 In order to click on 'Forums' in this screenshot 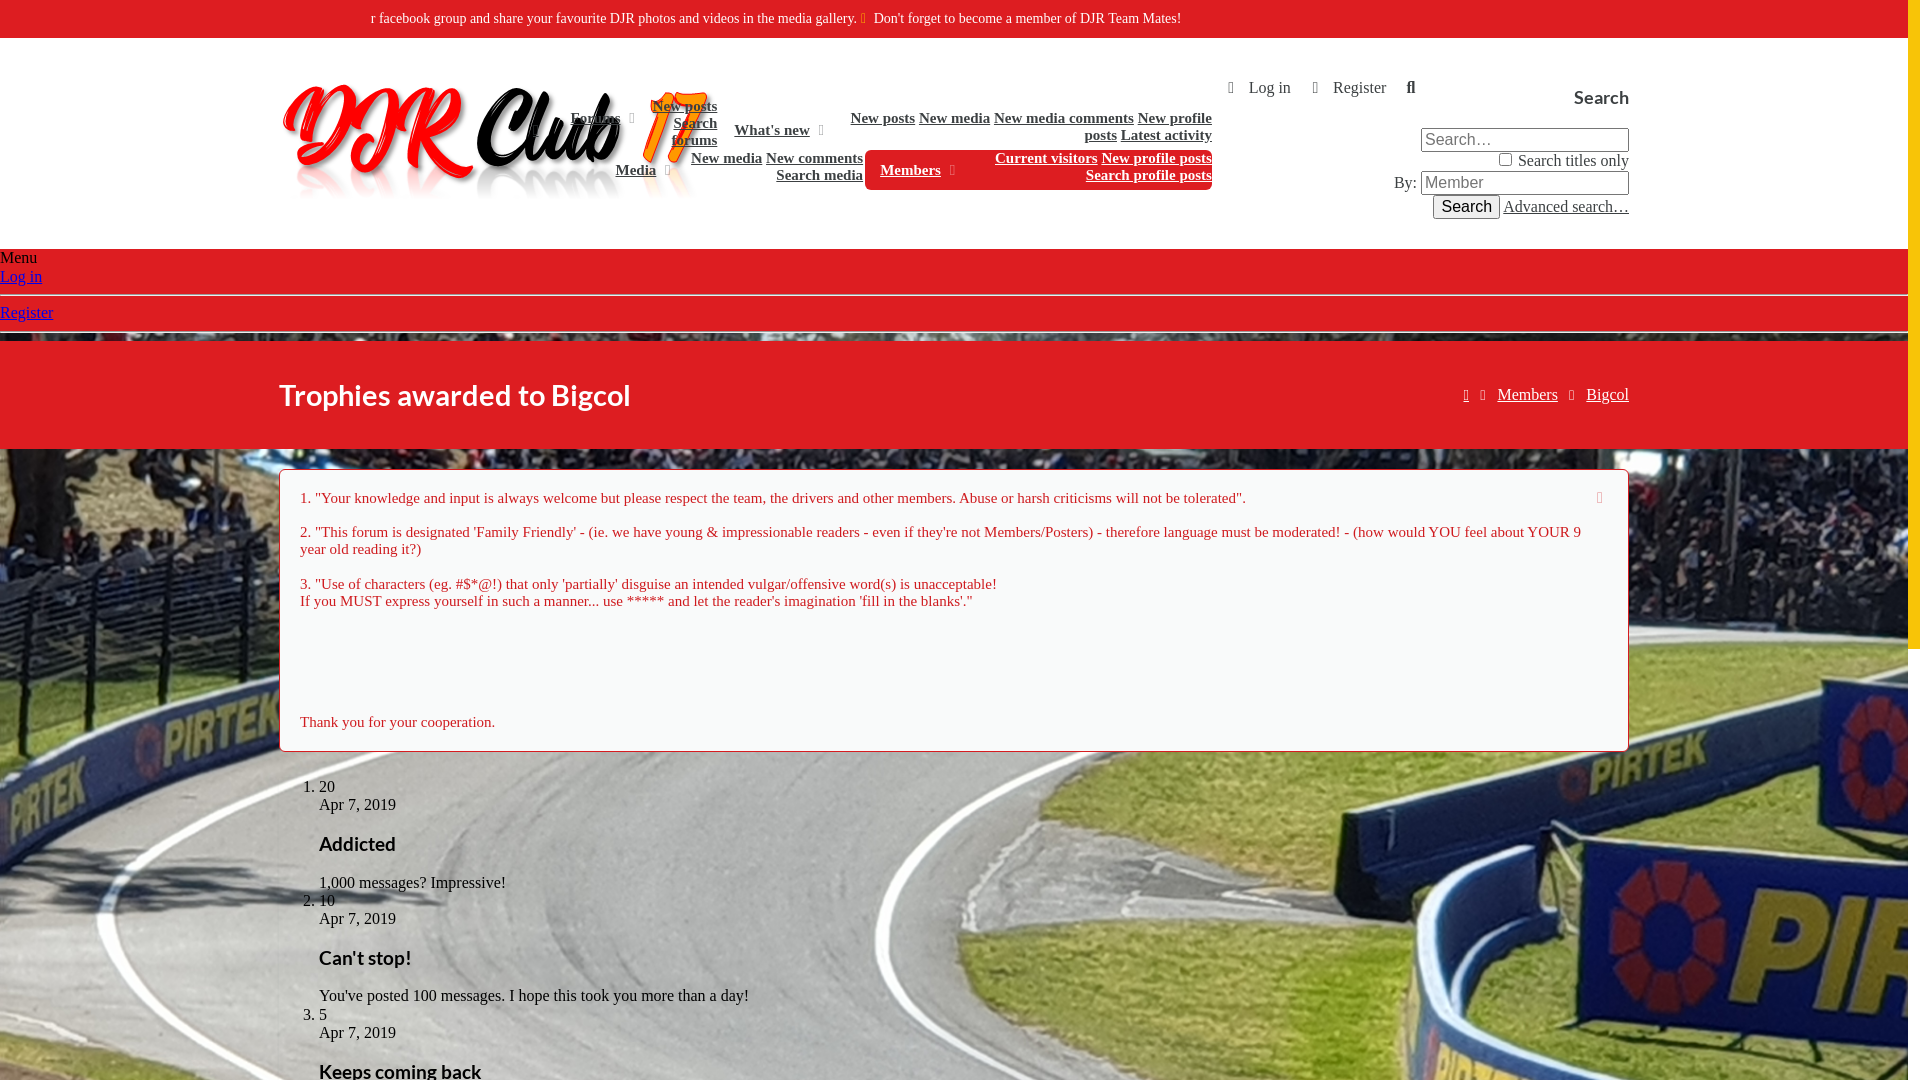, I will do `click(589, 118)`.